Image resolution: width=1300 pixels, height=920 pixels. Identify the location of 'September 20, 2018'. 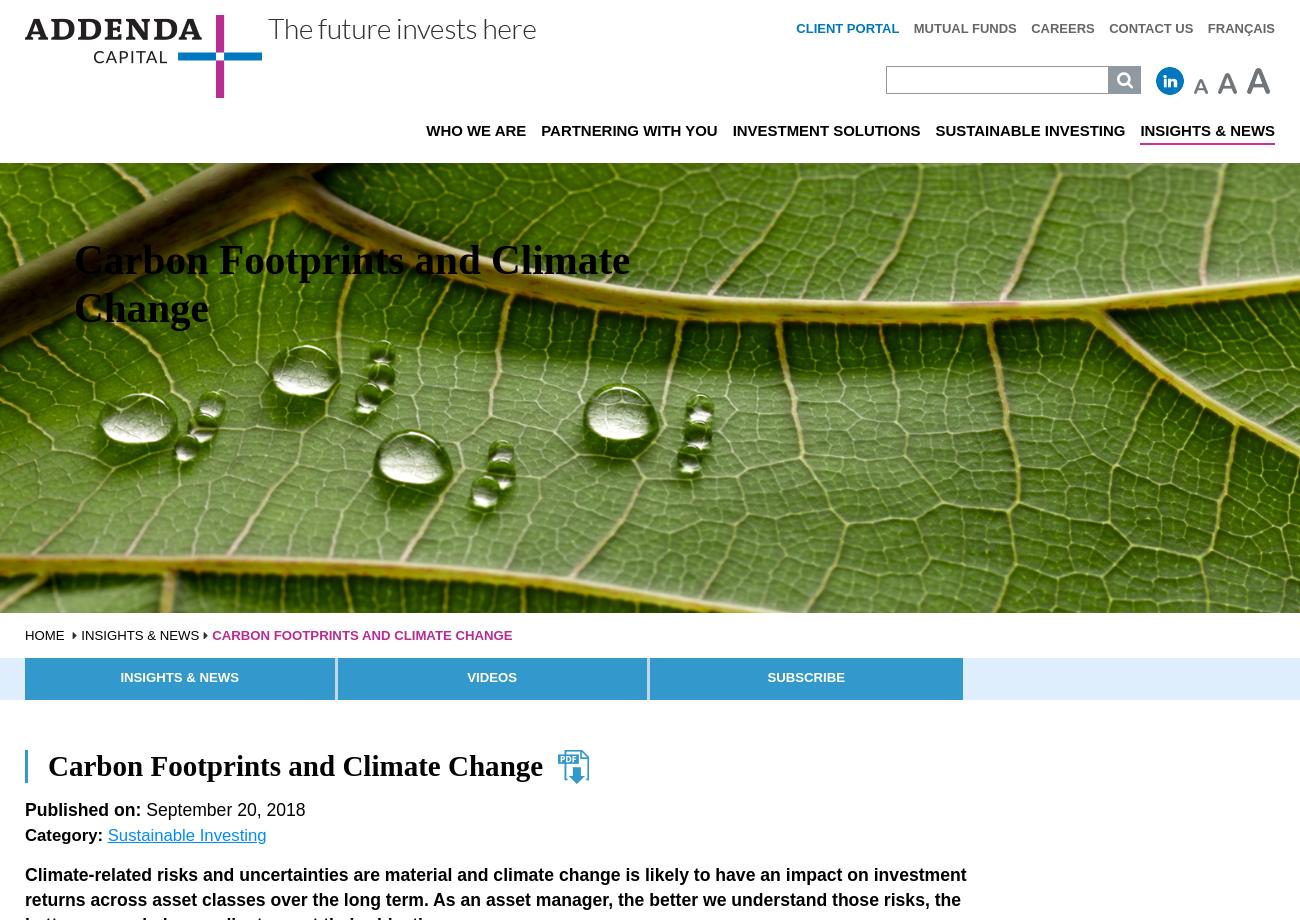
(221, 808).